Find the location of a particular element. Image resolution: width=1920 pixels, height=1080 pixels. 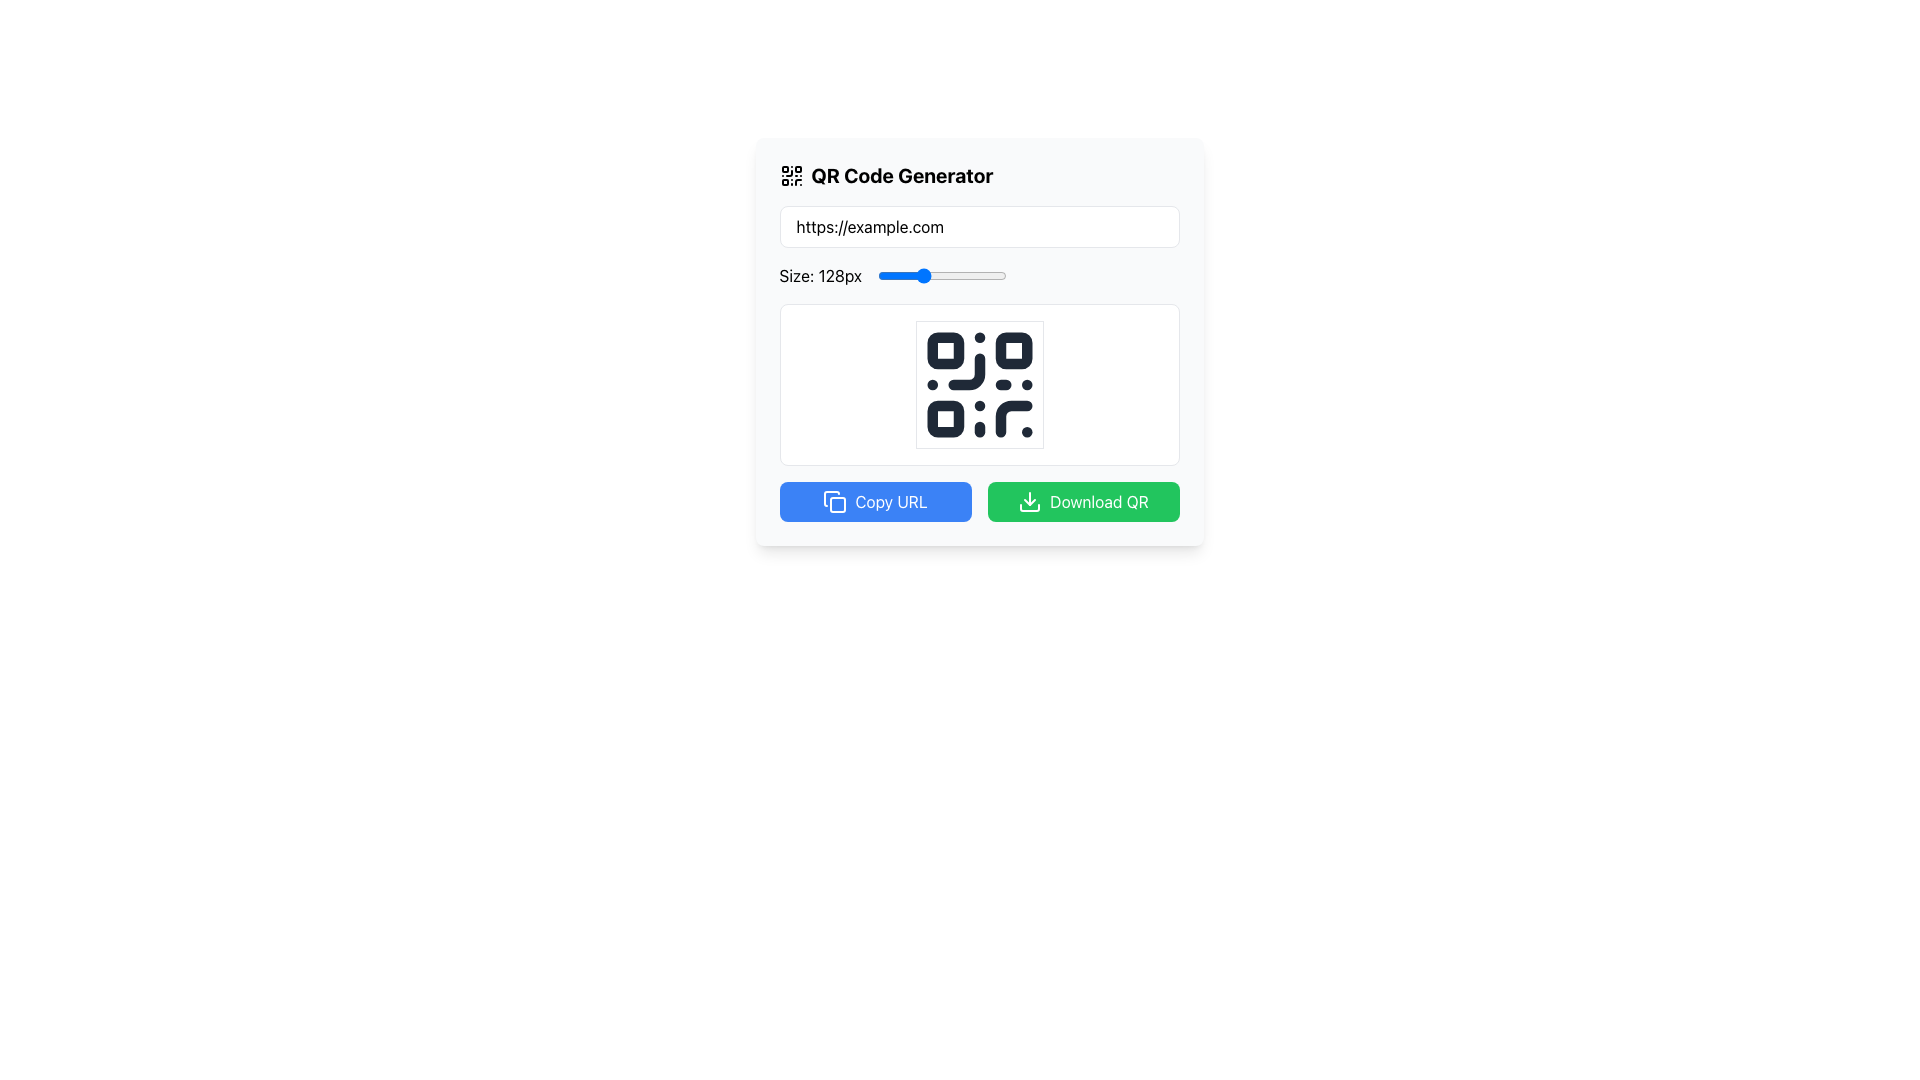

the 'Copy URL' icon, which resembles a document or page stacked behind another, located in the bottom-left blue button under the QR code display area is located at coordinates (835, 500).